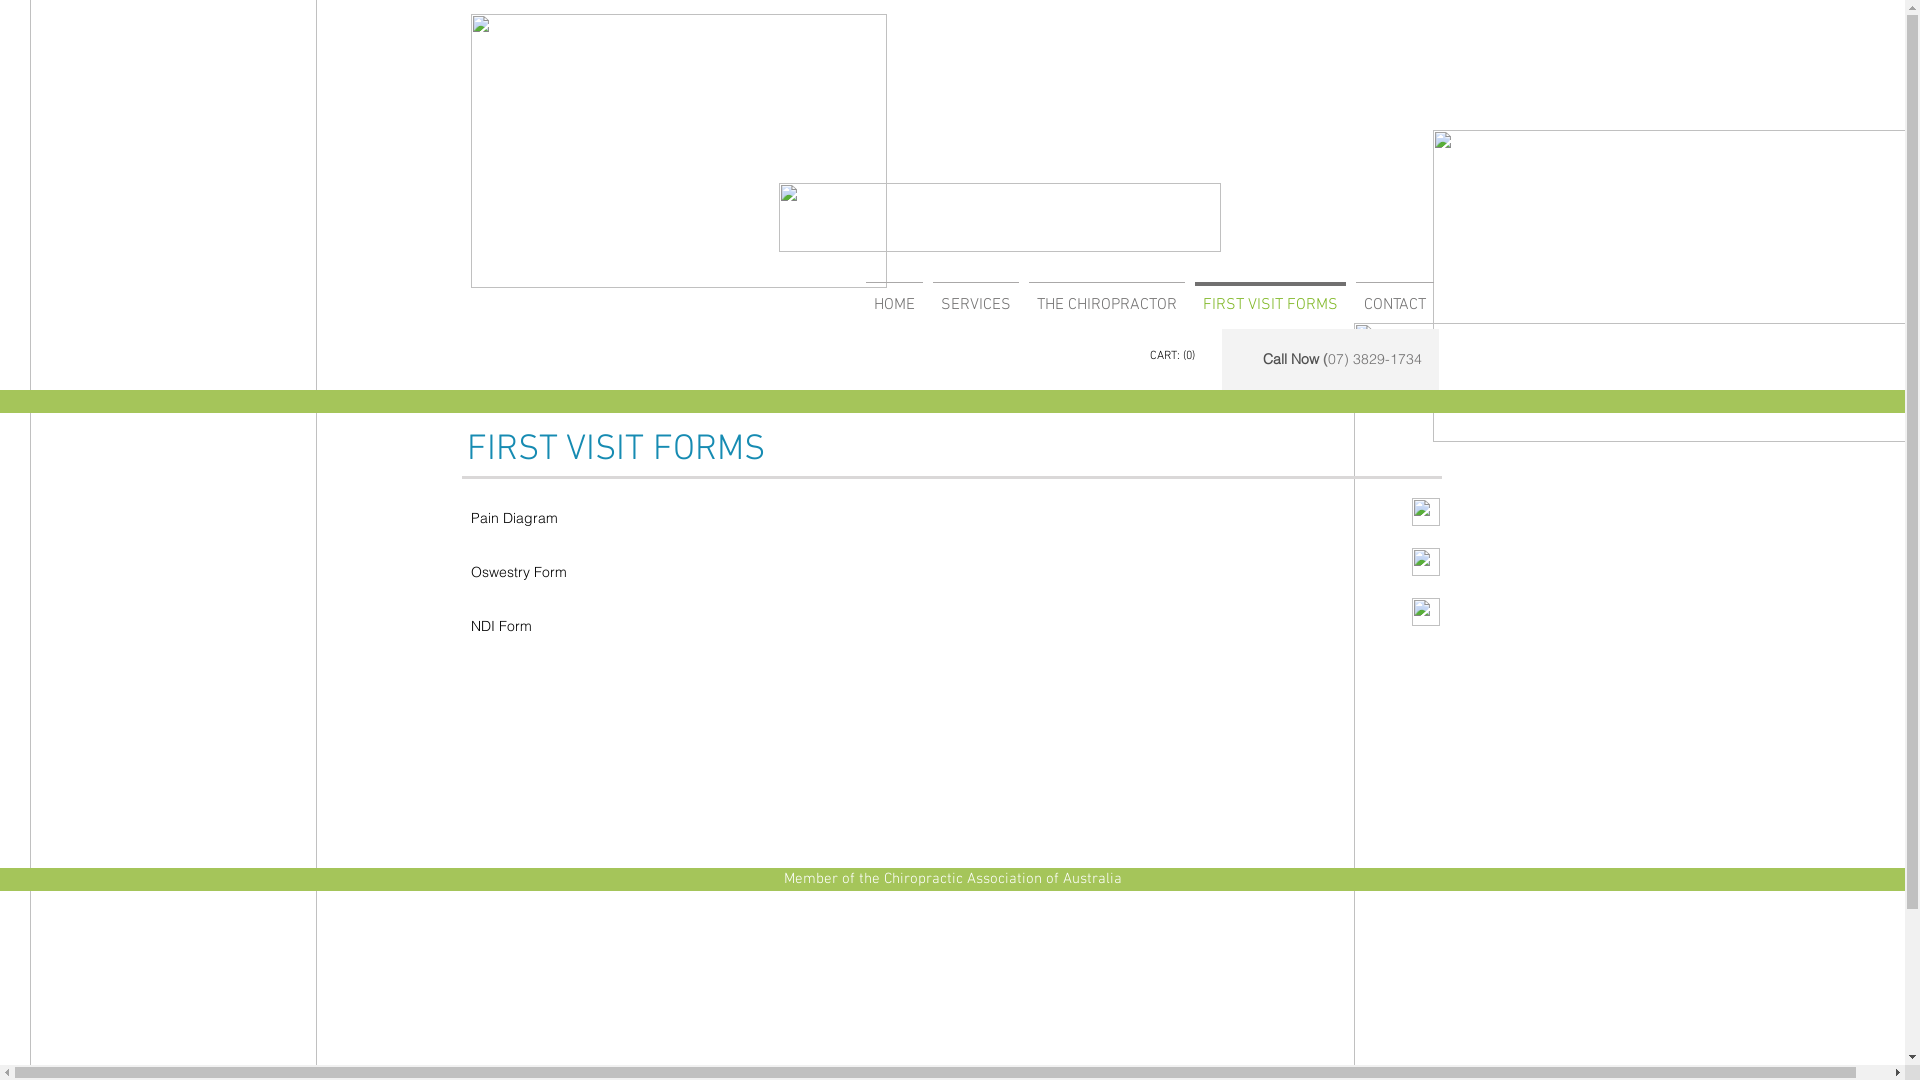 The height and width of the screenshot is (1080, 1920). Describe the element at coordinates (513, 516) in the screenshot. I see `'Pain Diagram'` at that location.